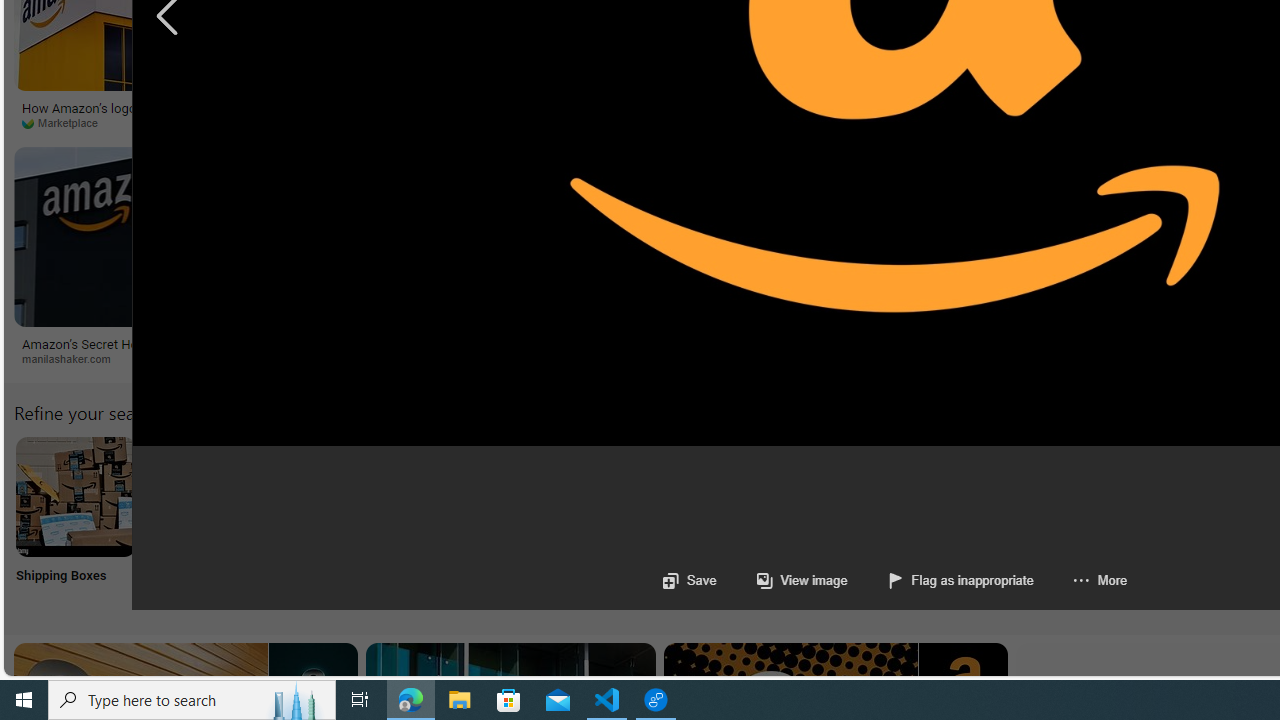 This screenshot has width=1280, height=720. I want to click on 'protothema.gr', so click(821, 358).